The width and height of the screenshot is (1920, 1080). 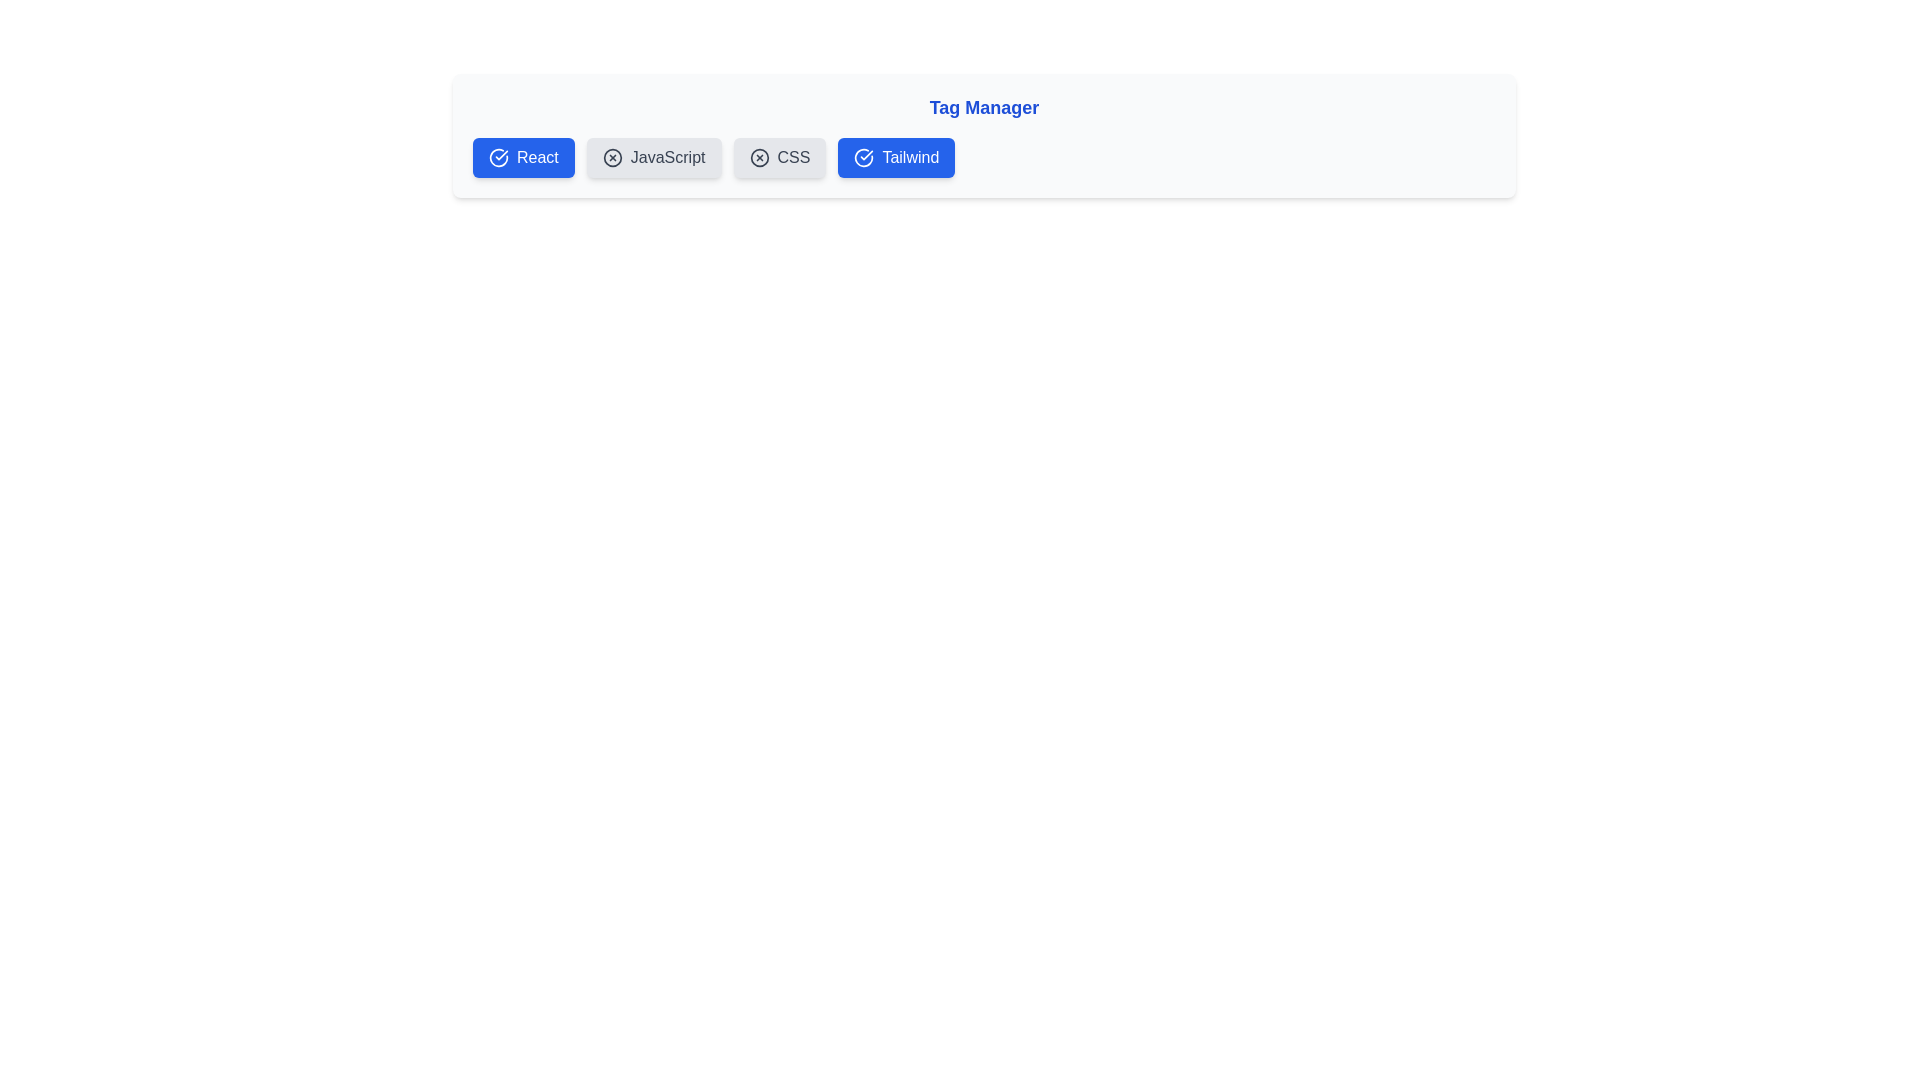 I want to click on the tag labeled CSS, so click(x=778, y=157).